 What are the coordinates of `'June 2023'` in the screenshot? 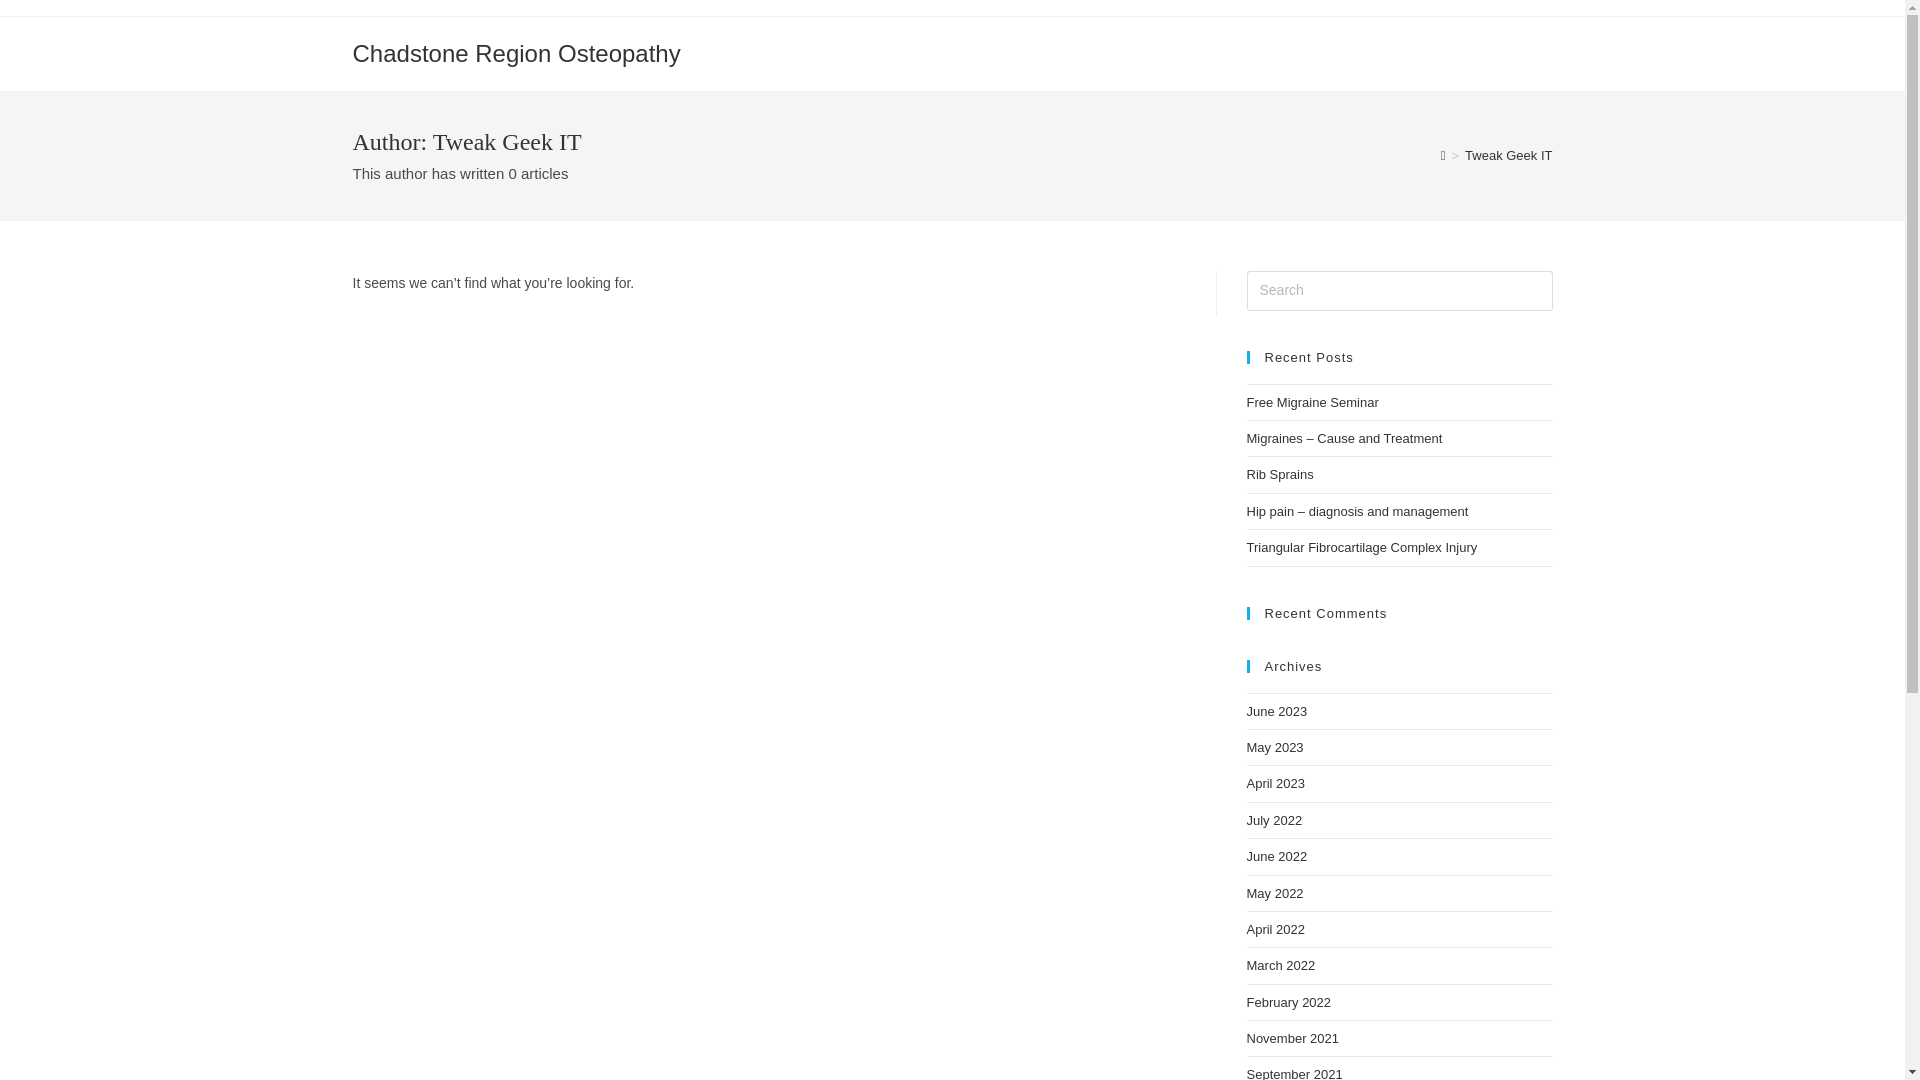 It's located at (1275, 710).